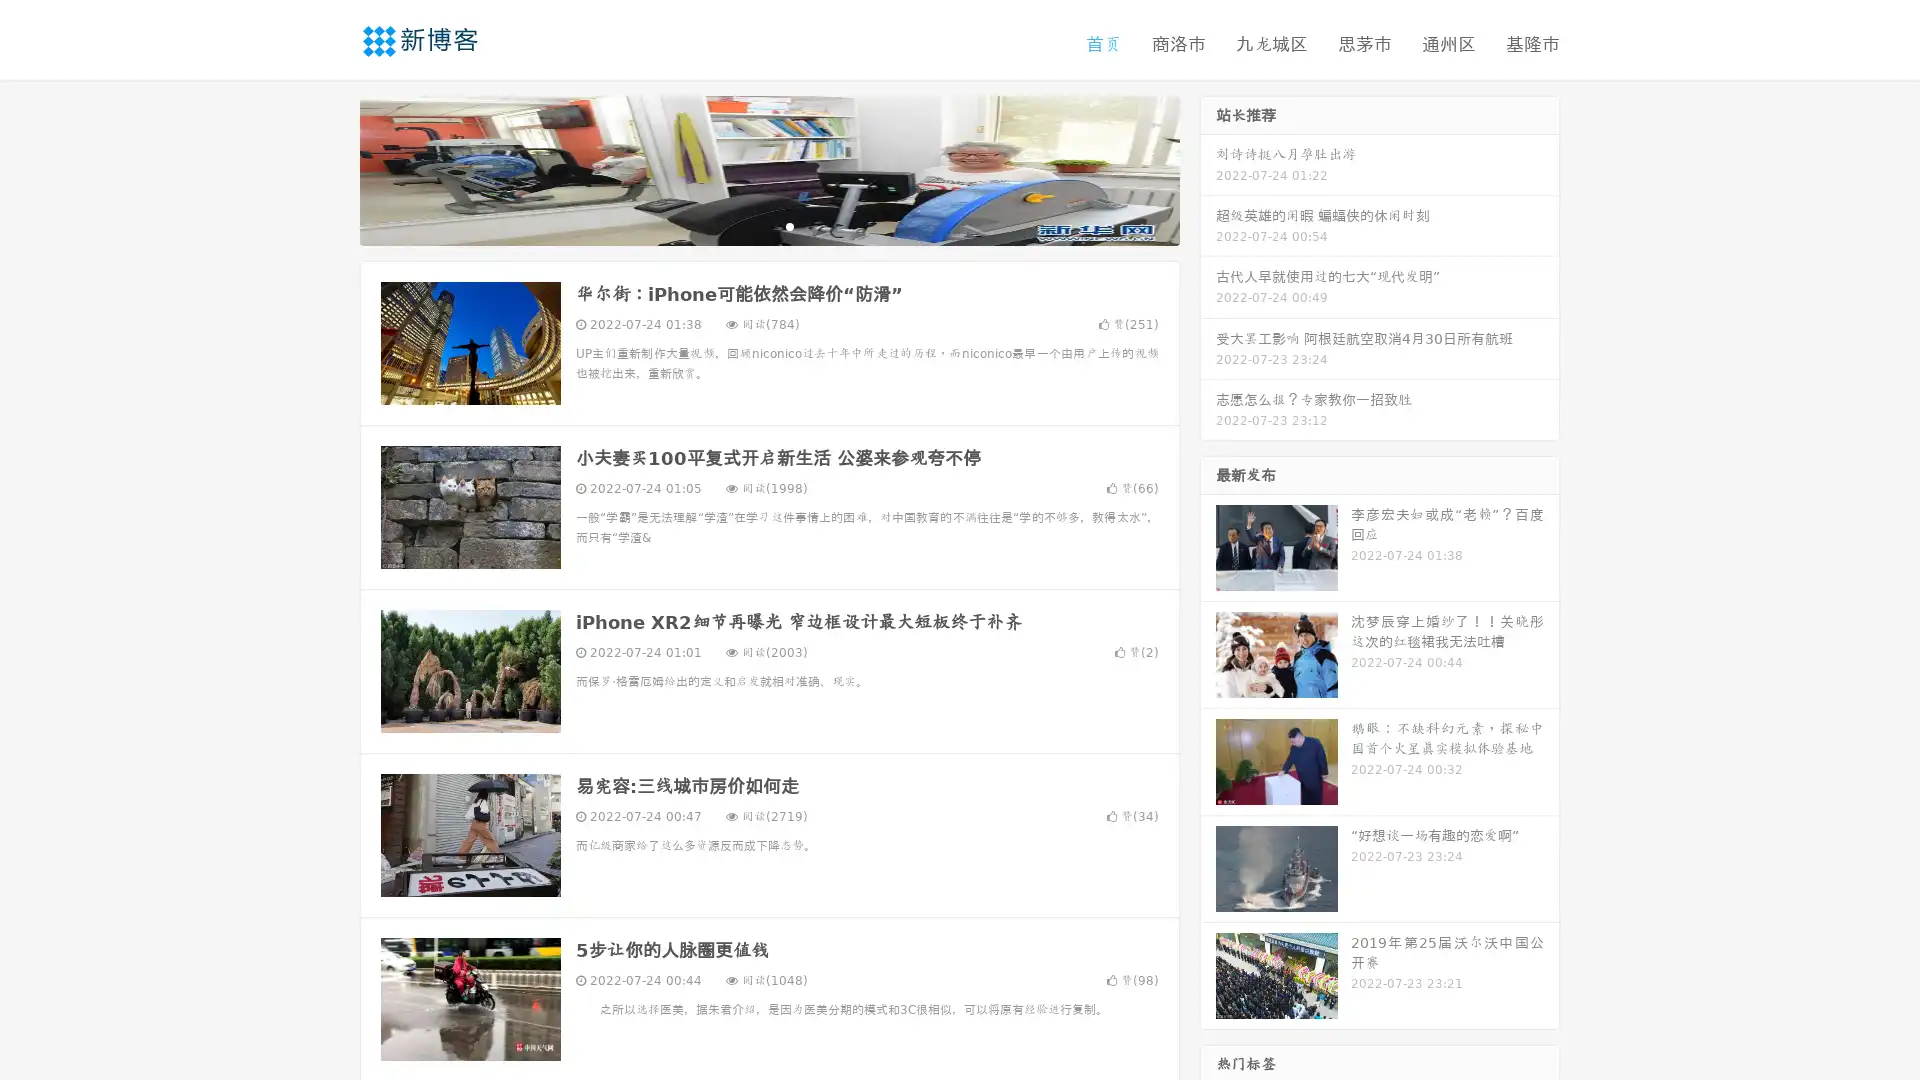  What do you see at coordinates (768, 225) in the screenshot?
I see `Go to slide 2` at bounding box center [768, 225].